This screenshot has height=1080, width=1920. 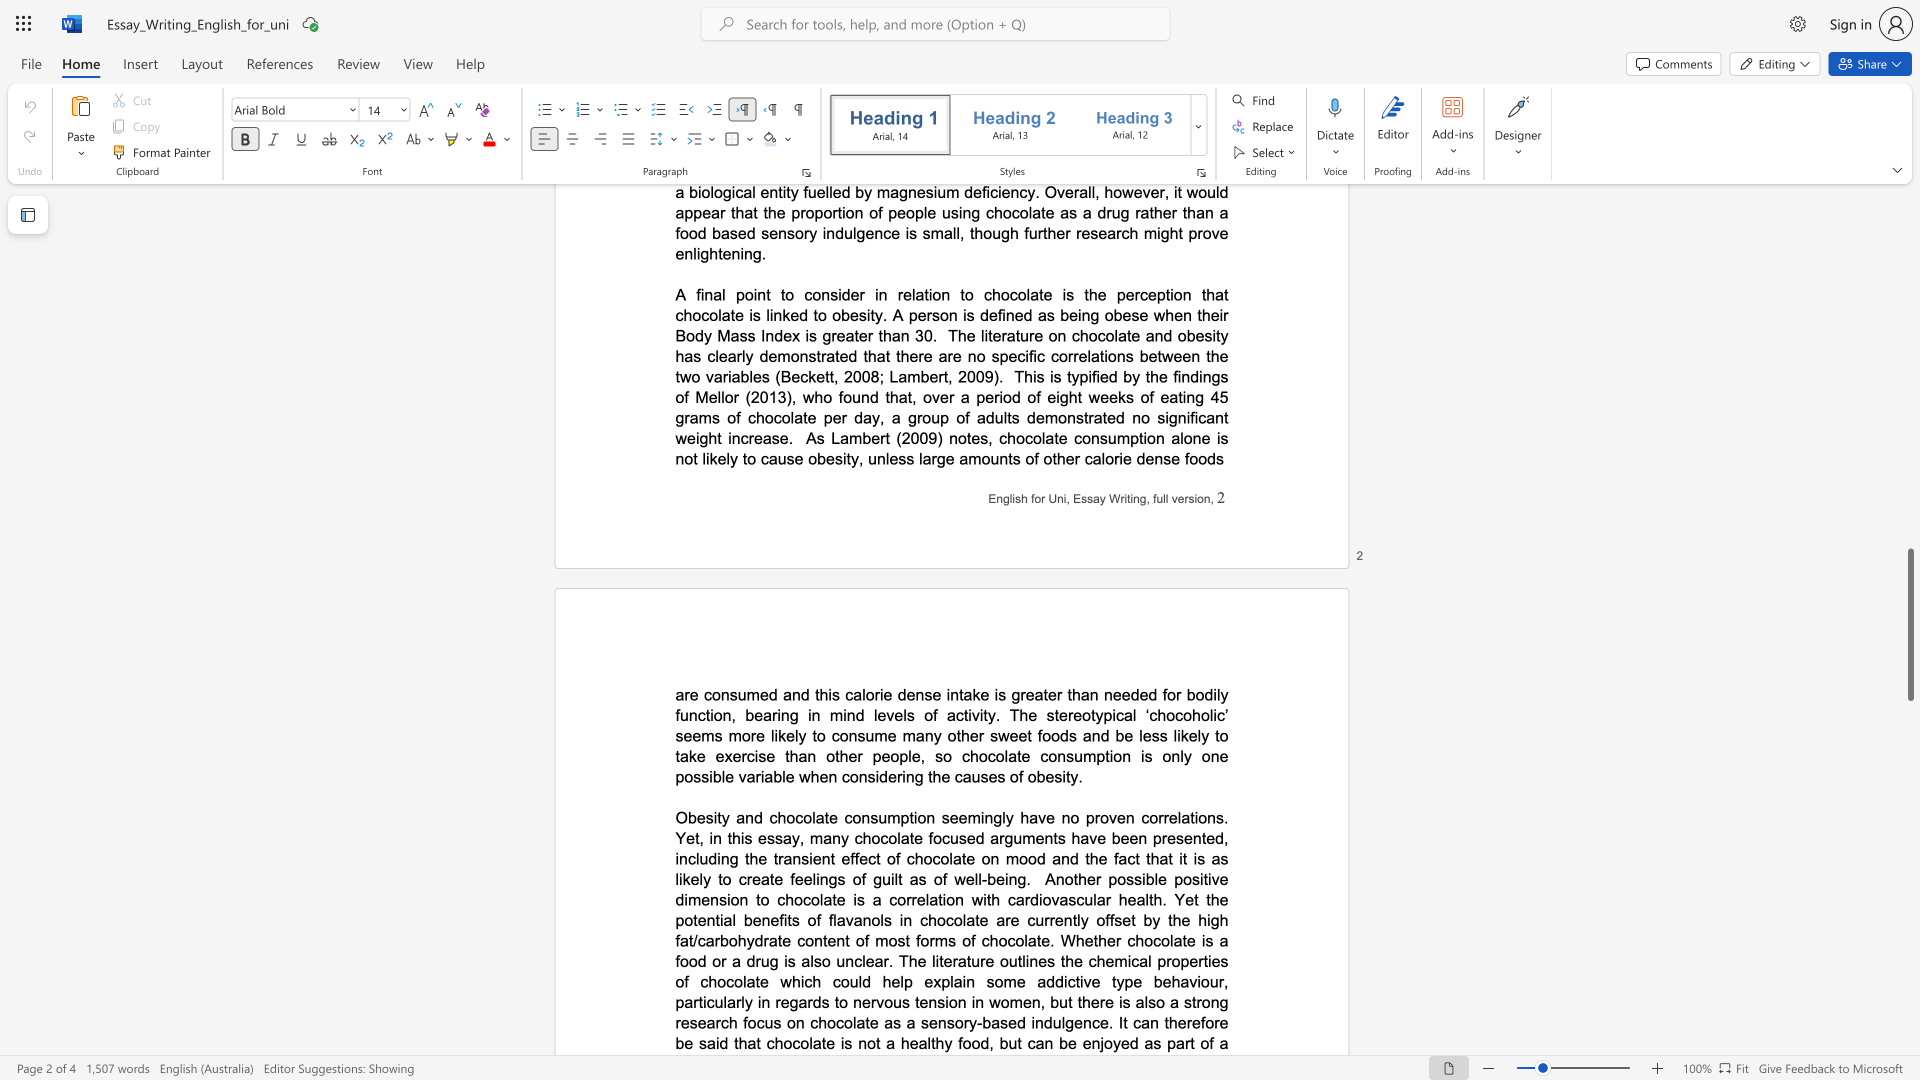 What do you see at coordinates (1909, 400) in the screenshot?
I see `the scrollbar to scroll upward` at bounding box center [1909, 400].